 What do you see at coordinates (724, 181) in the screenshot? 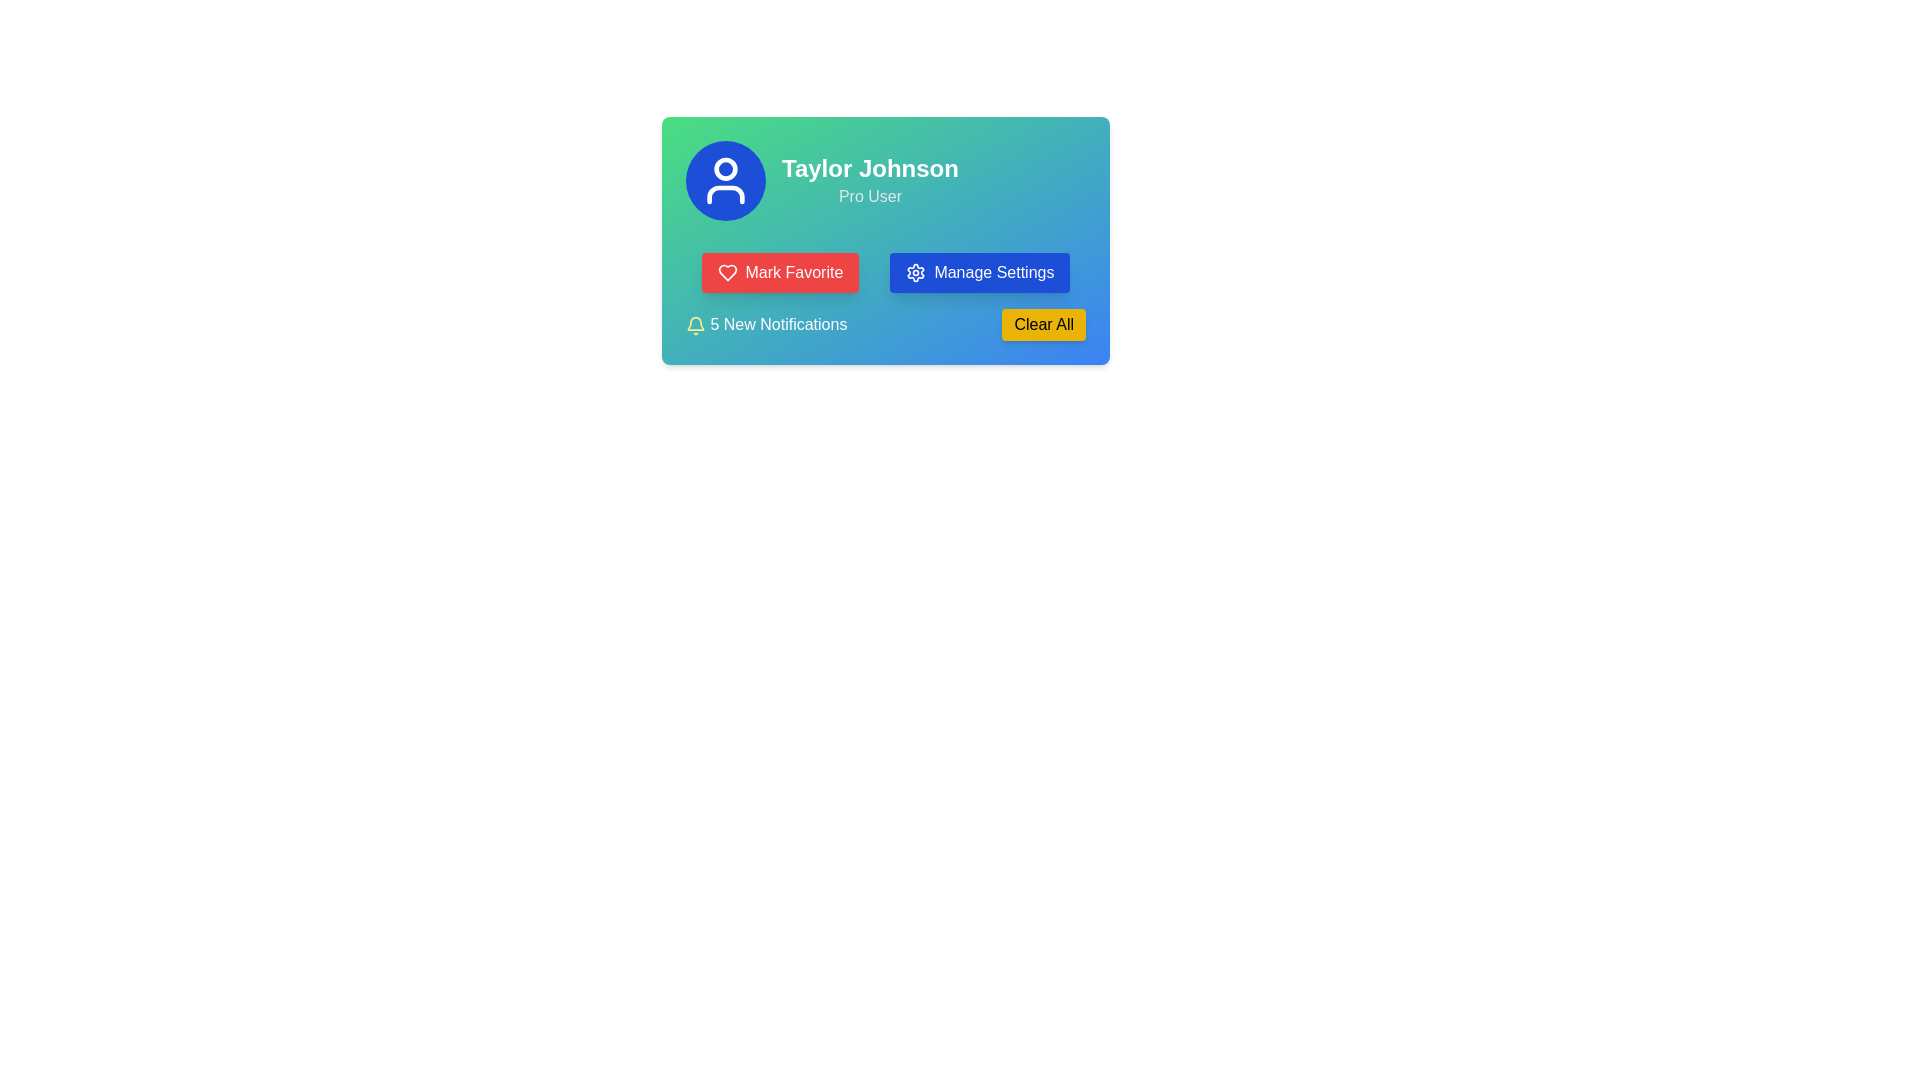
I see `the user avatar icon located within a circular blue background, positioned to the left of the text block displaying 'Taylor Johnson' and 'Pro User'` at bounding box center [724, 181].